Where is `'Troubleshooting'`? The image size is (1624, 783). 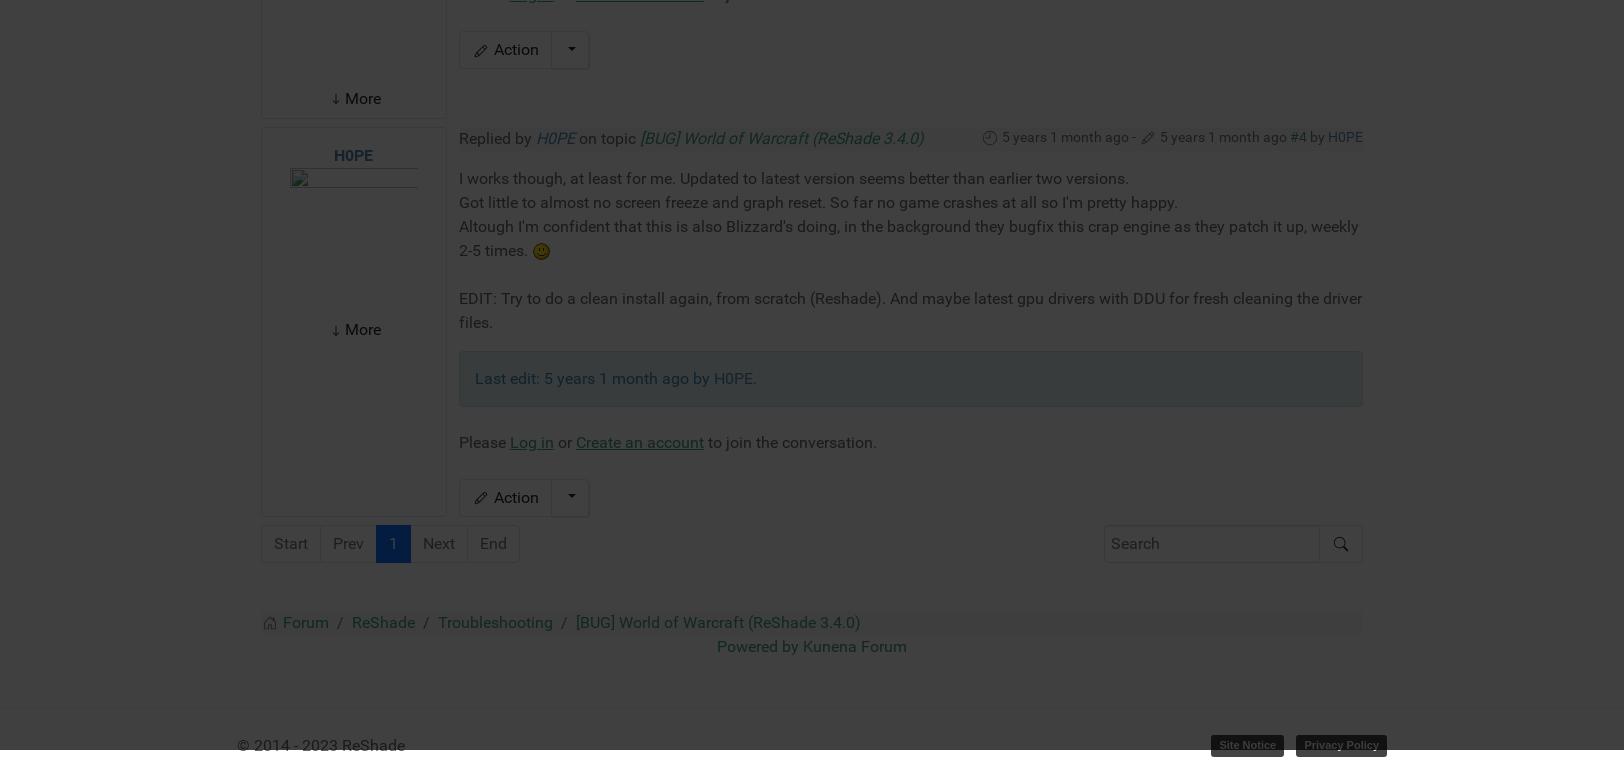 'Troubleshooting' is located at coordinates (495, 305).